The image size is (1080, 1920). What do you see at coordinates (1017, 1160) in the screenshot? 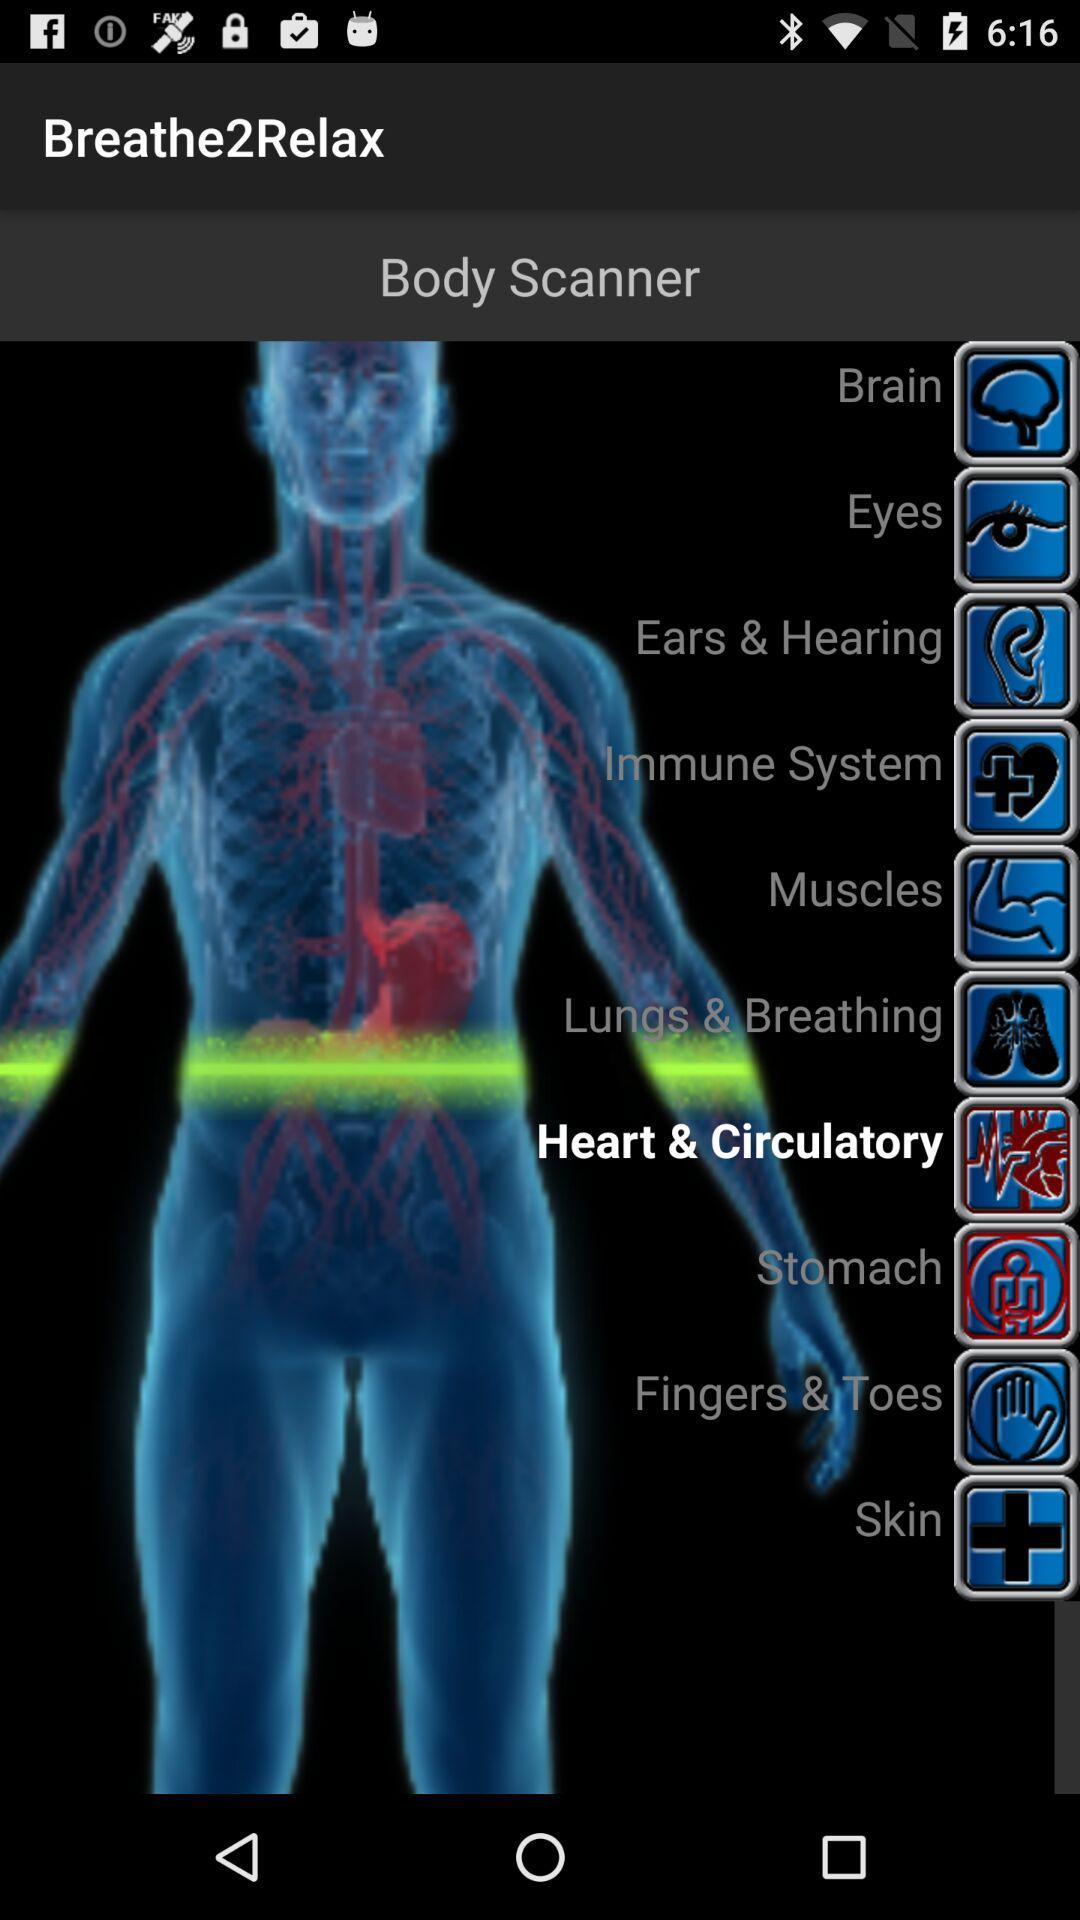
I see `the heart  circulatory icon` at bounding box center [1017, 1160].